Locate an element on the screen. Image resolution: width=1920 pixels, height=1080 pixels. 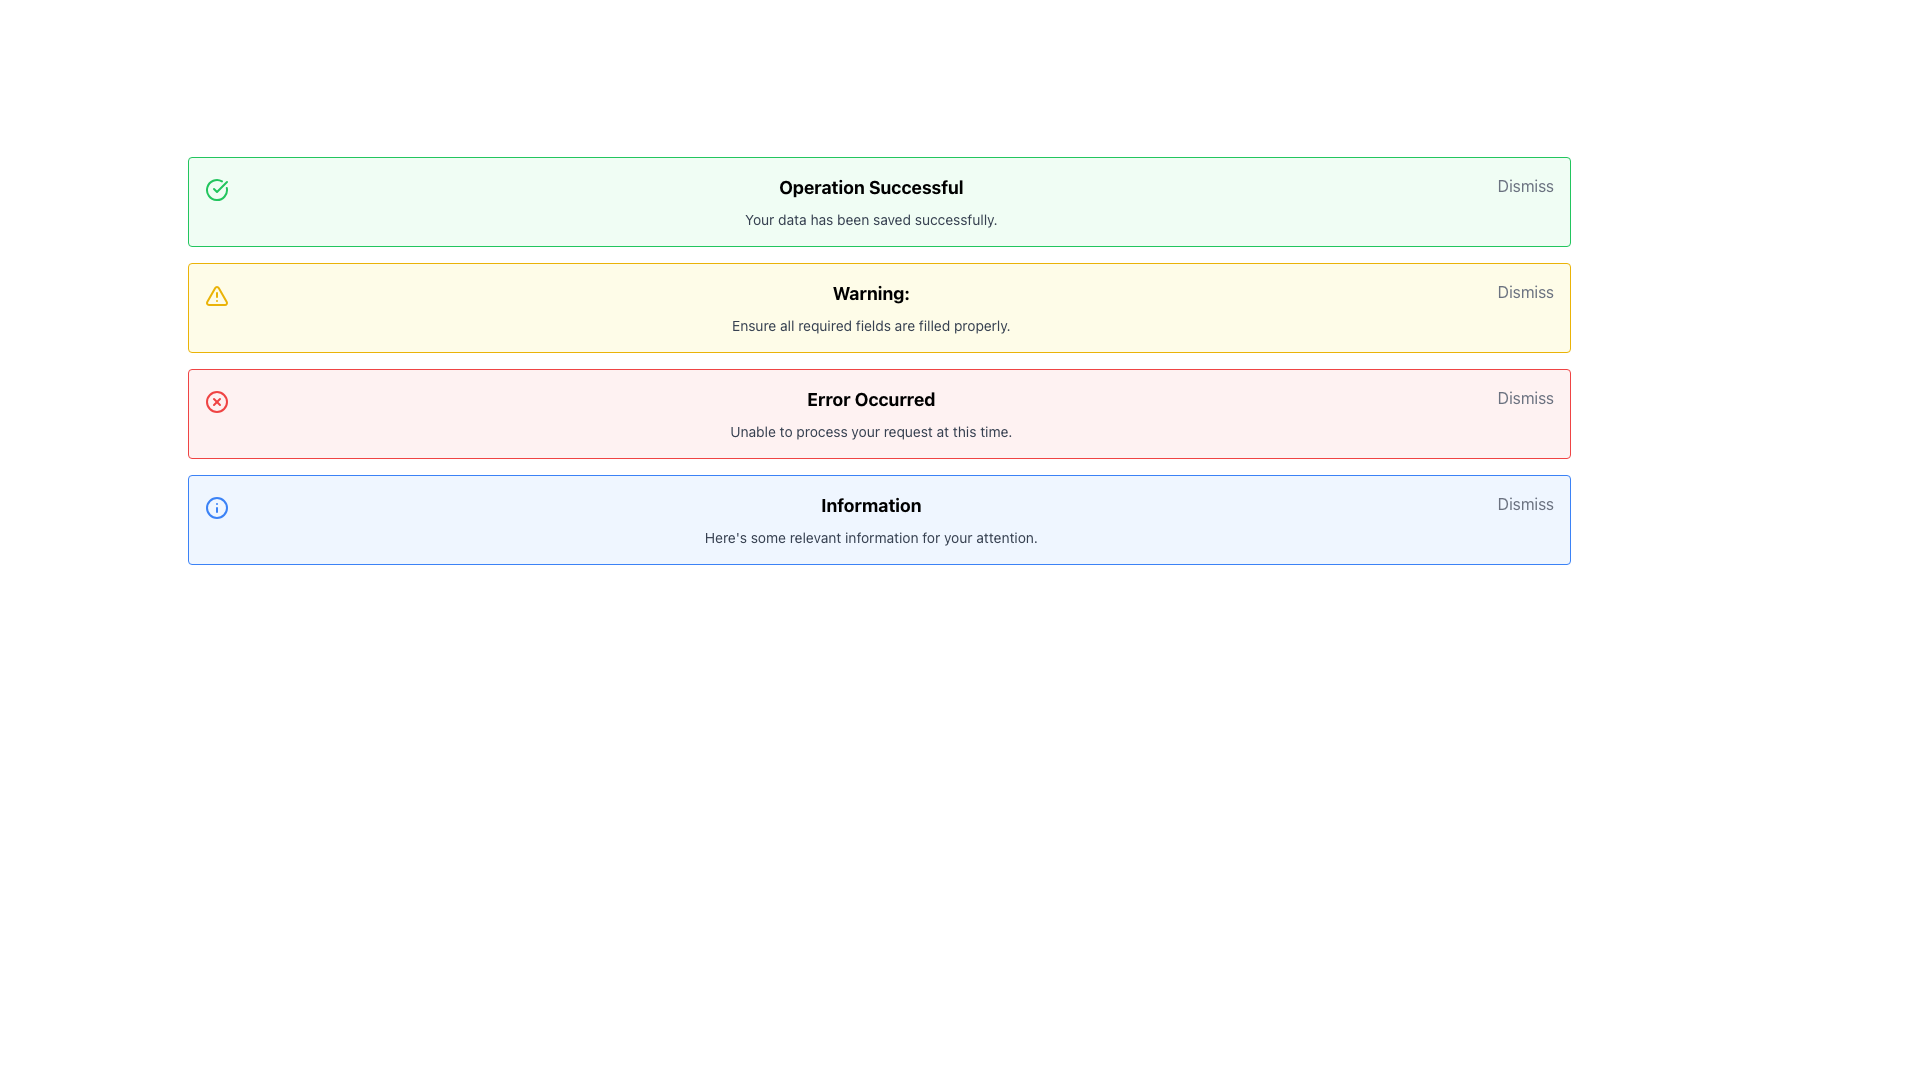
the SVG Circle Element within the 'Information' notification box located at the bottom of the interface, which is part of an info icon is located at coordinates (216, 507).